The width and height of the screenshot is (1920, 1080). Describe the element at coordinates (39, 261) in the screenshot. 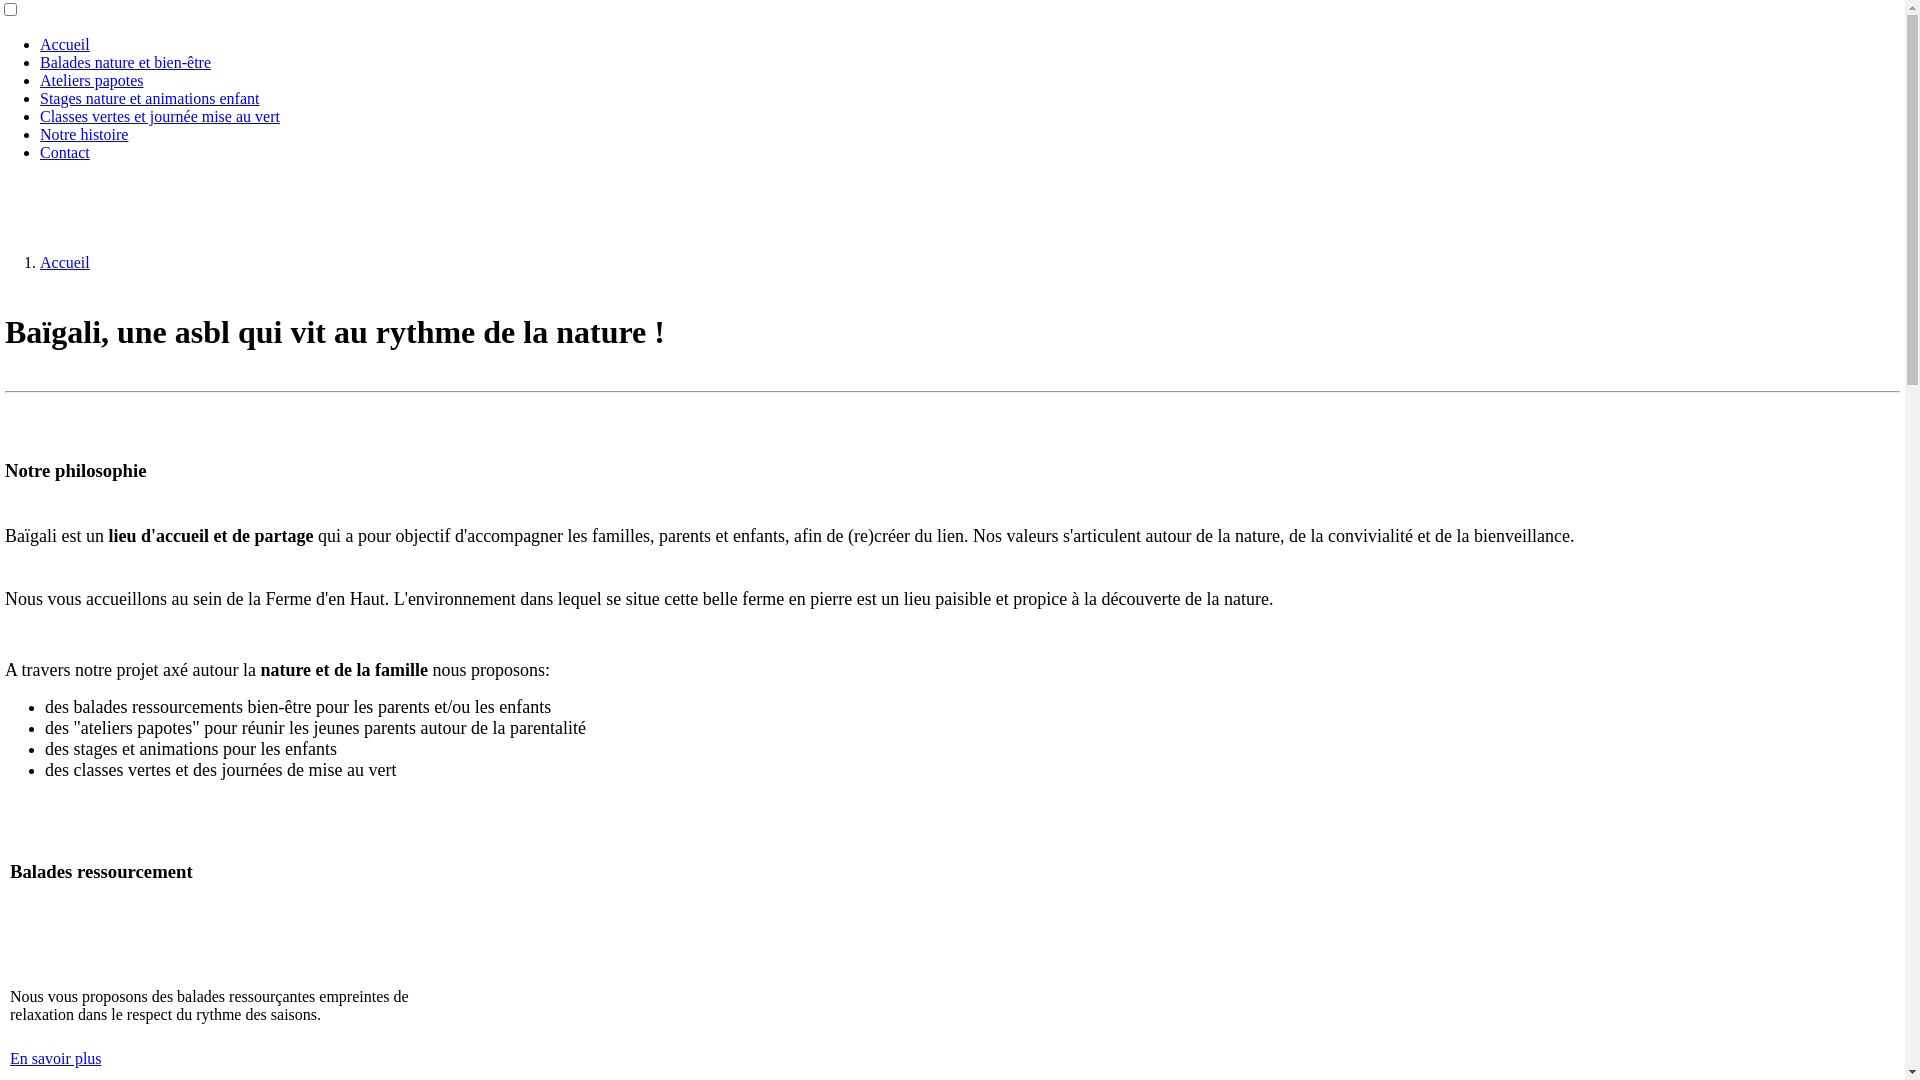

I see `'Accueil'` at that location.